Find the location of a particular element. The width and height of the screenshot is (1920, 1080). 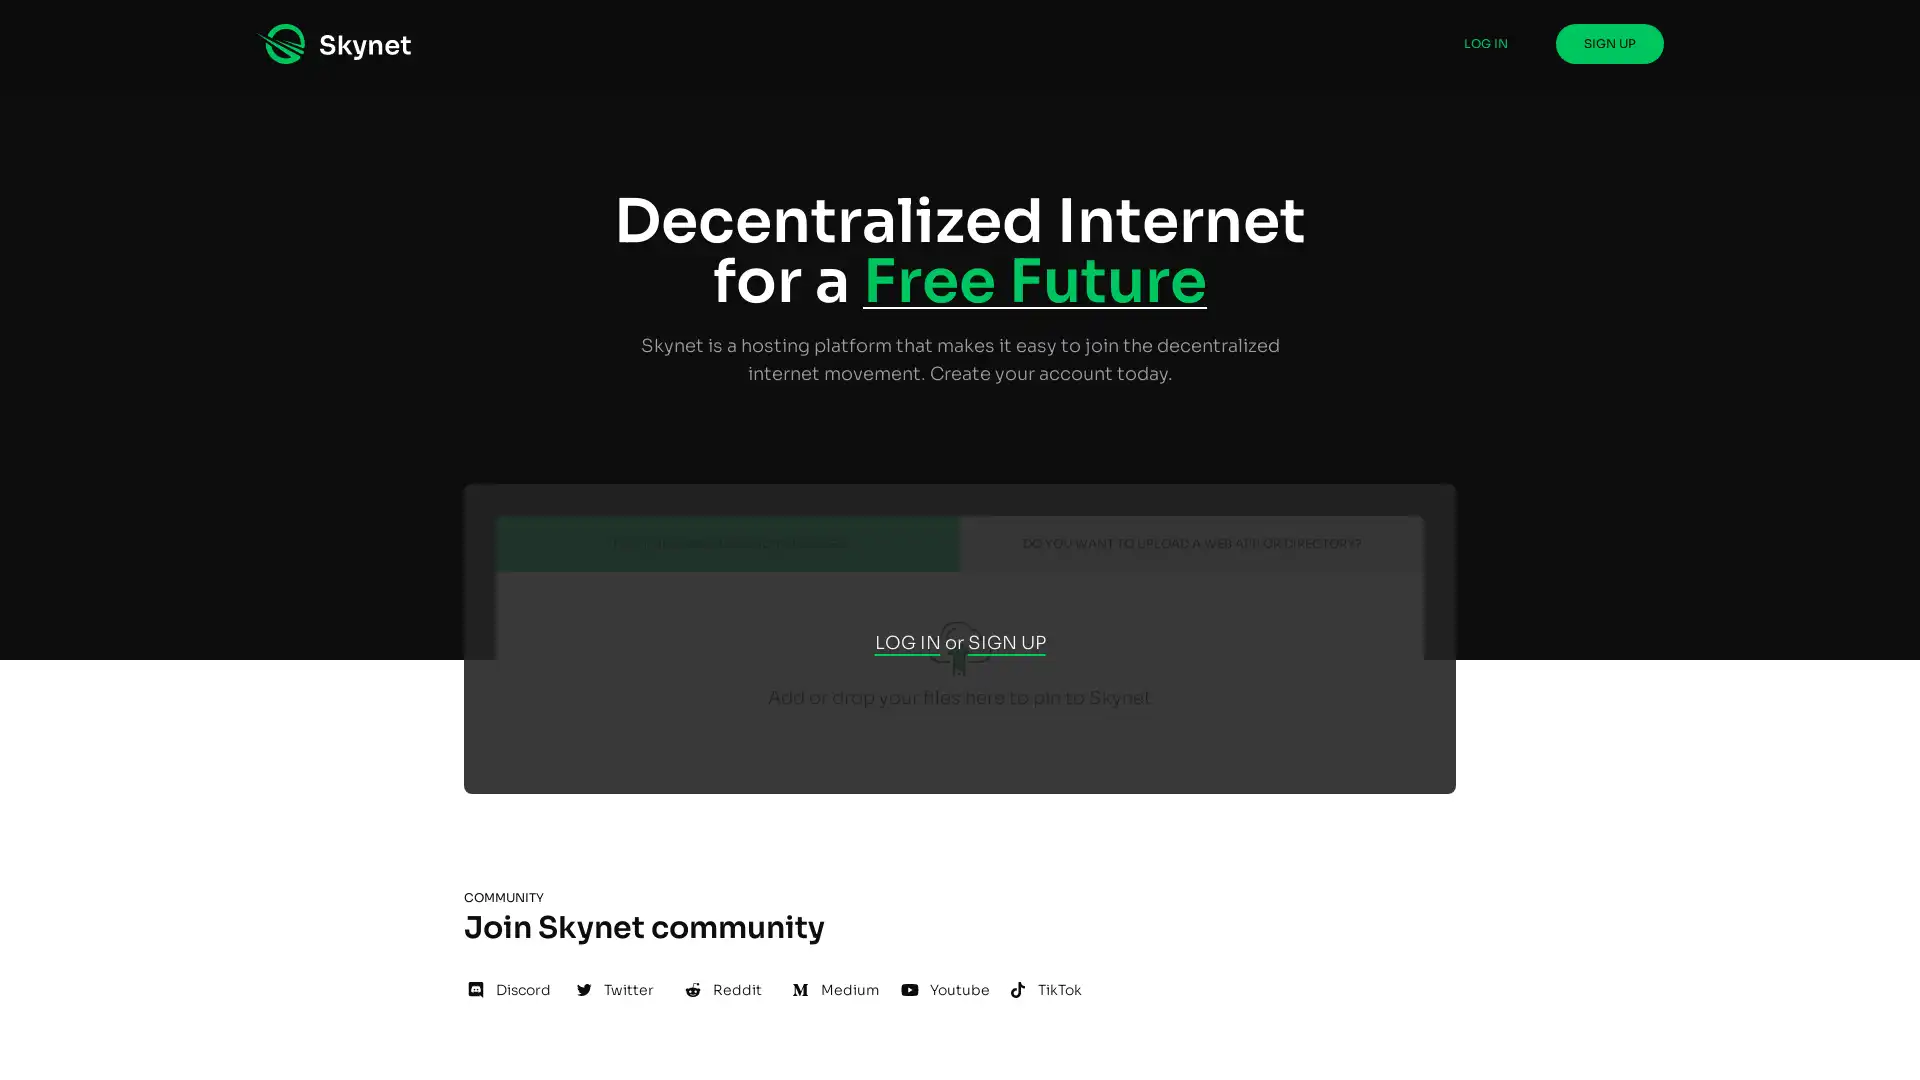

DO YOU WANT TO UPLOAD A WEB APP OR DIRECTORY? is located at coordinates (1191, 543).